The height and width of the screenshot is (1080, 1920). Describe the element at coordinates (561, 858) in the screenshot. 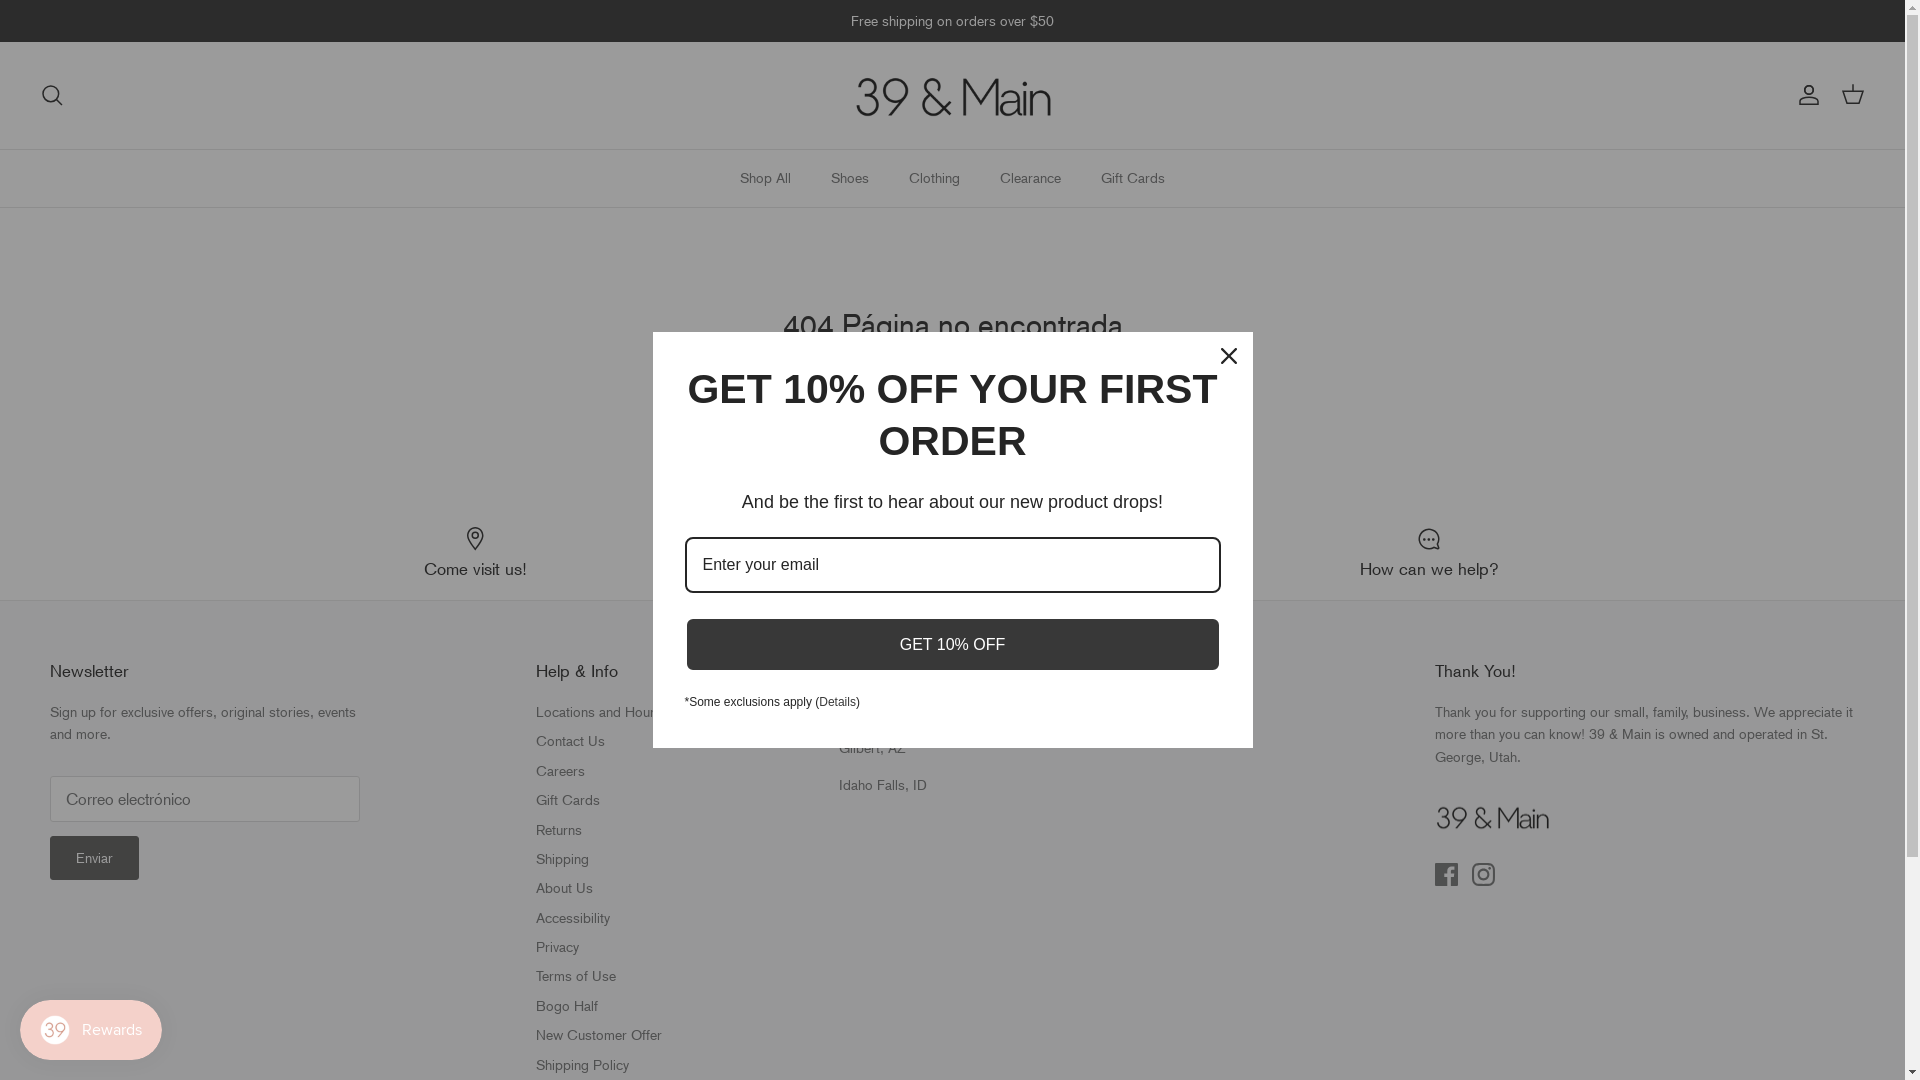

I see `'Shipping'` at that location.